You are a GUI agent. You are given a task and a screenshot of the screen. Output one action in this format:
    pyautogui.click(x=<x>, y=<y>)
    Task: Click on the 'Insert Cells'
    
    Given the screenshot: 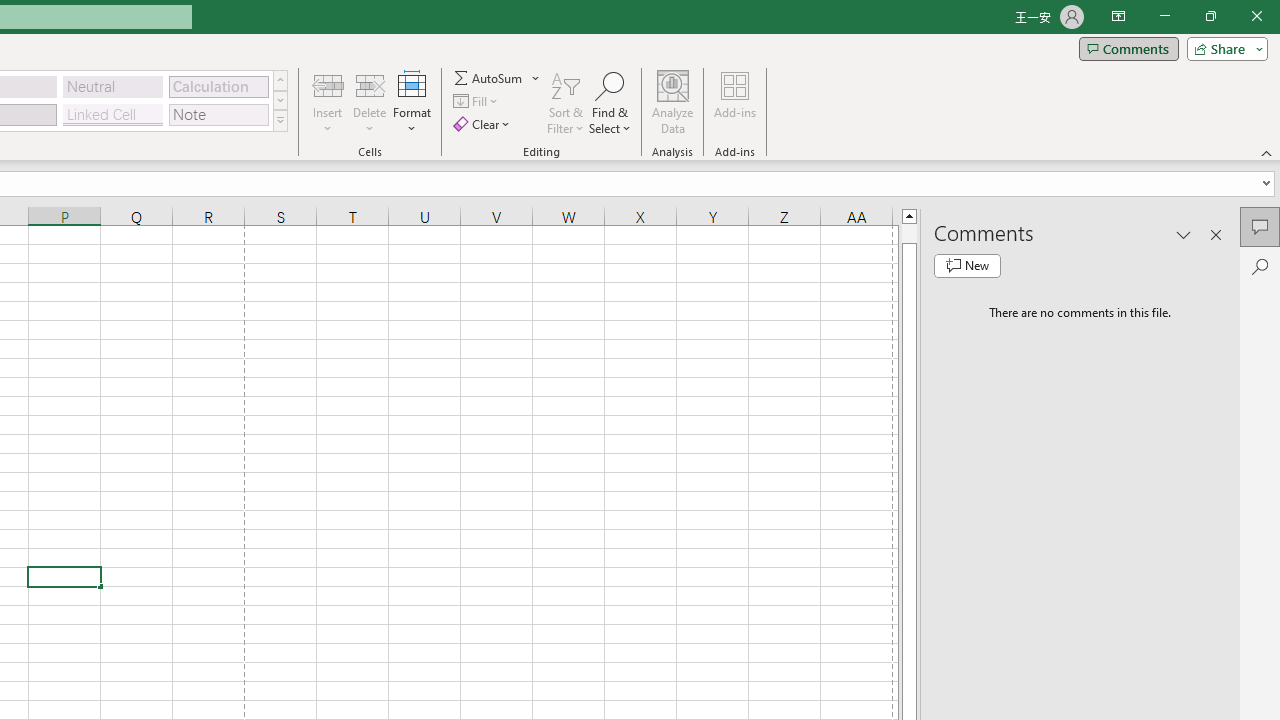 What is the action you would take?
    pyautogui.click(x=328, y=84)
    